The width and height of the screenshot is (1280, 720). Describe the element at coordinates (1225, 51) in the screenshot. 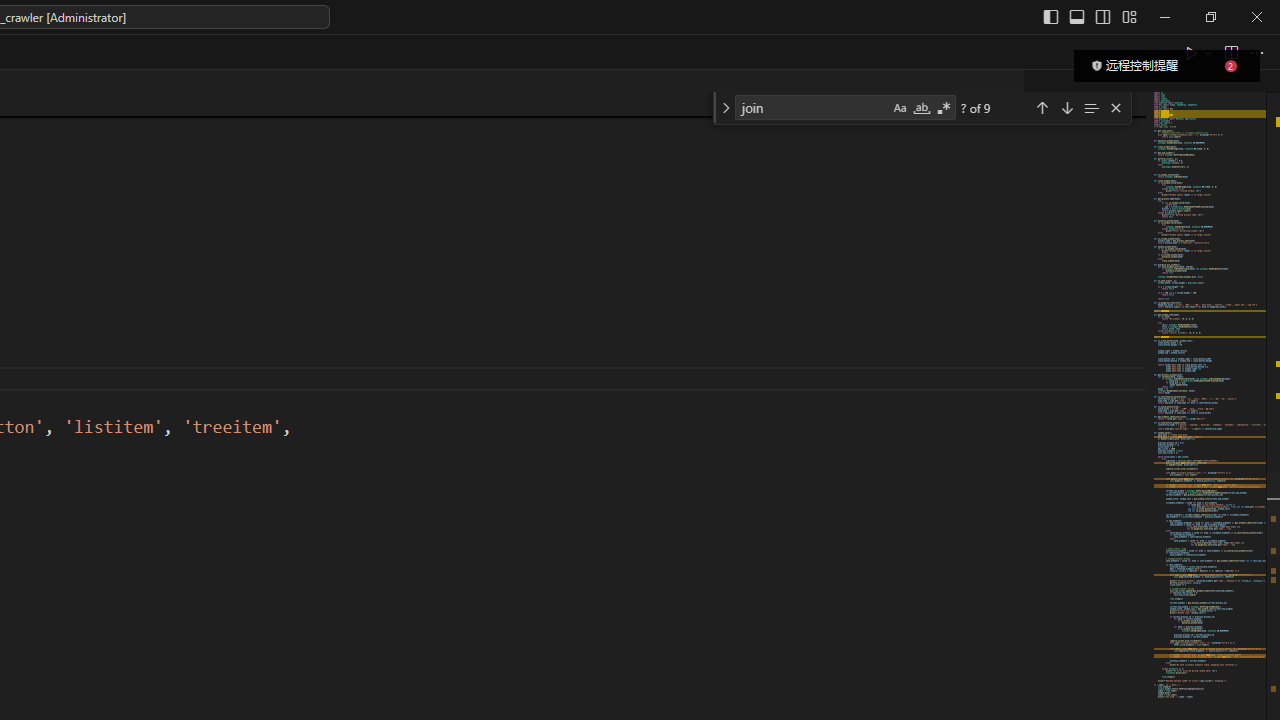

I see `'Editor actions'` at that location.